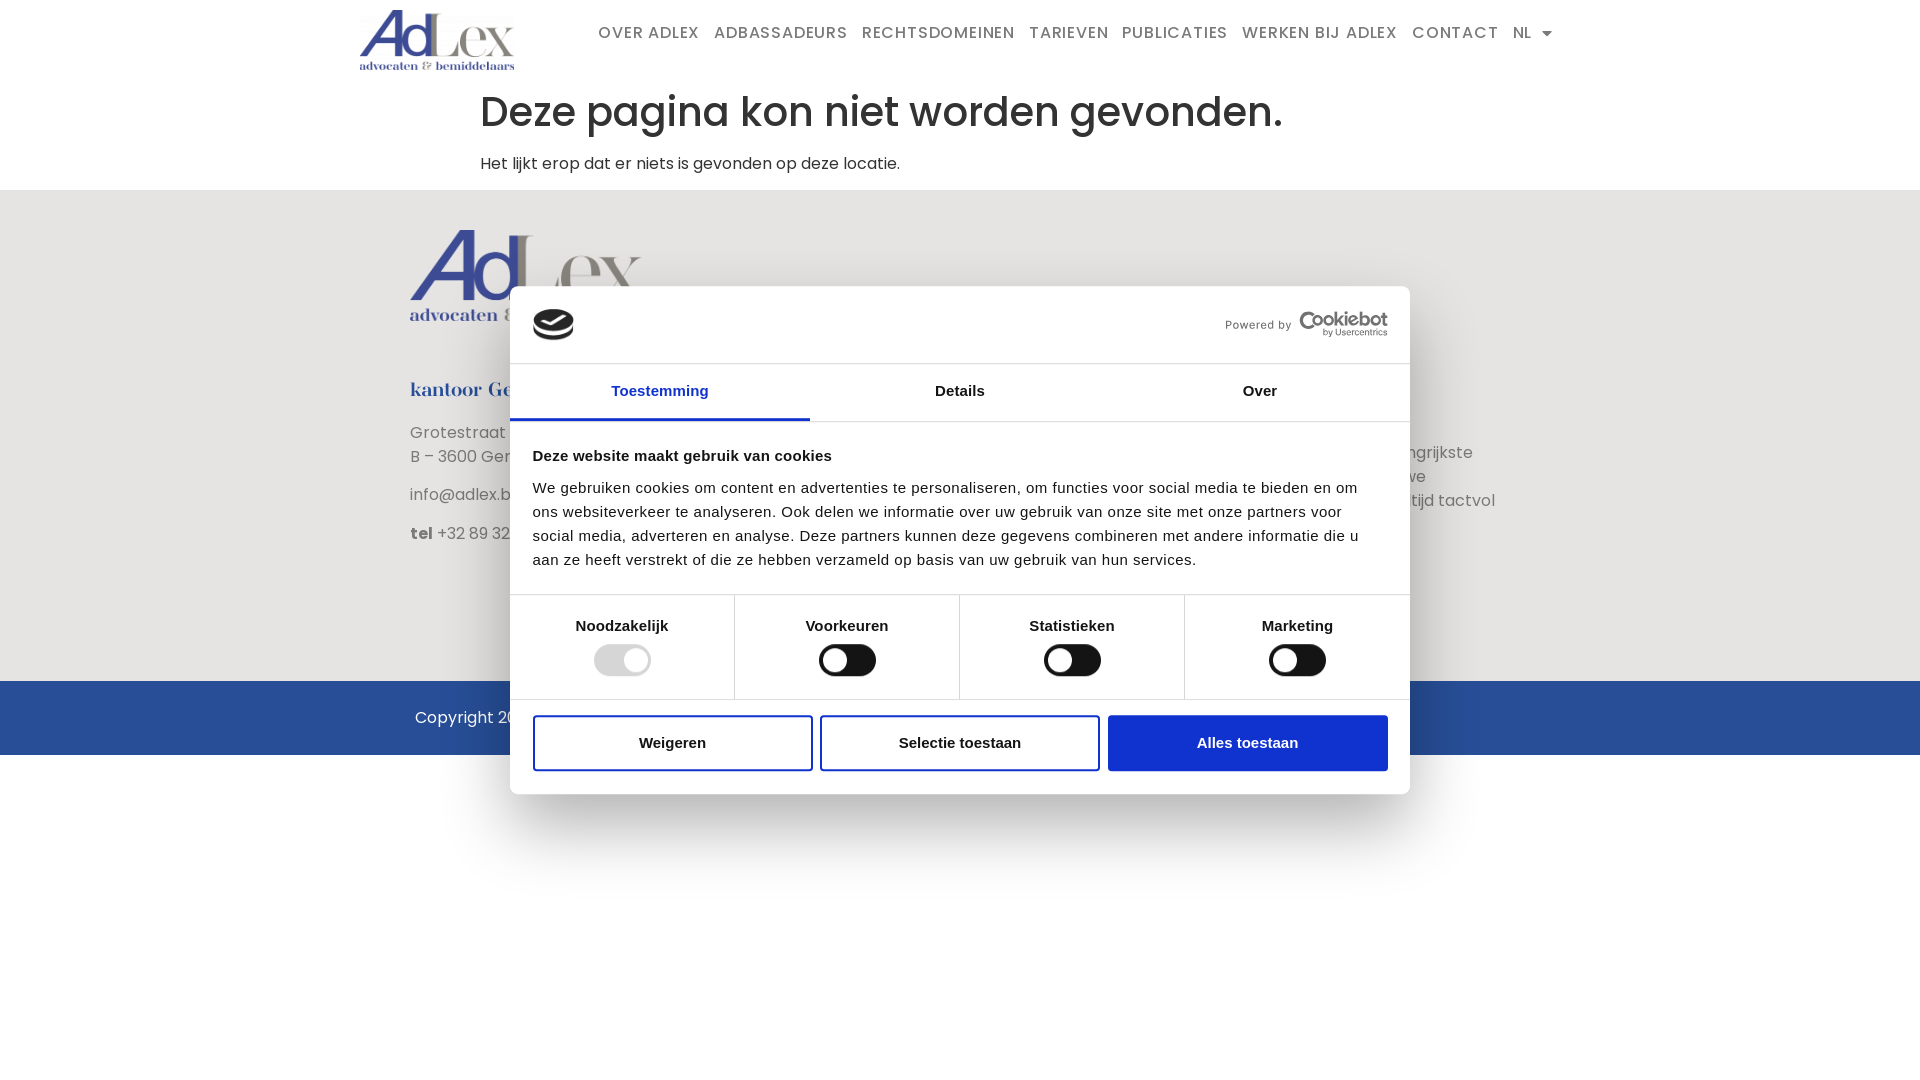 The width and height of the screenshot is (1920, 1080). I want to click on 'PUBLICATIES', so click(1113, 33).